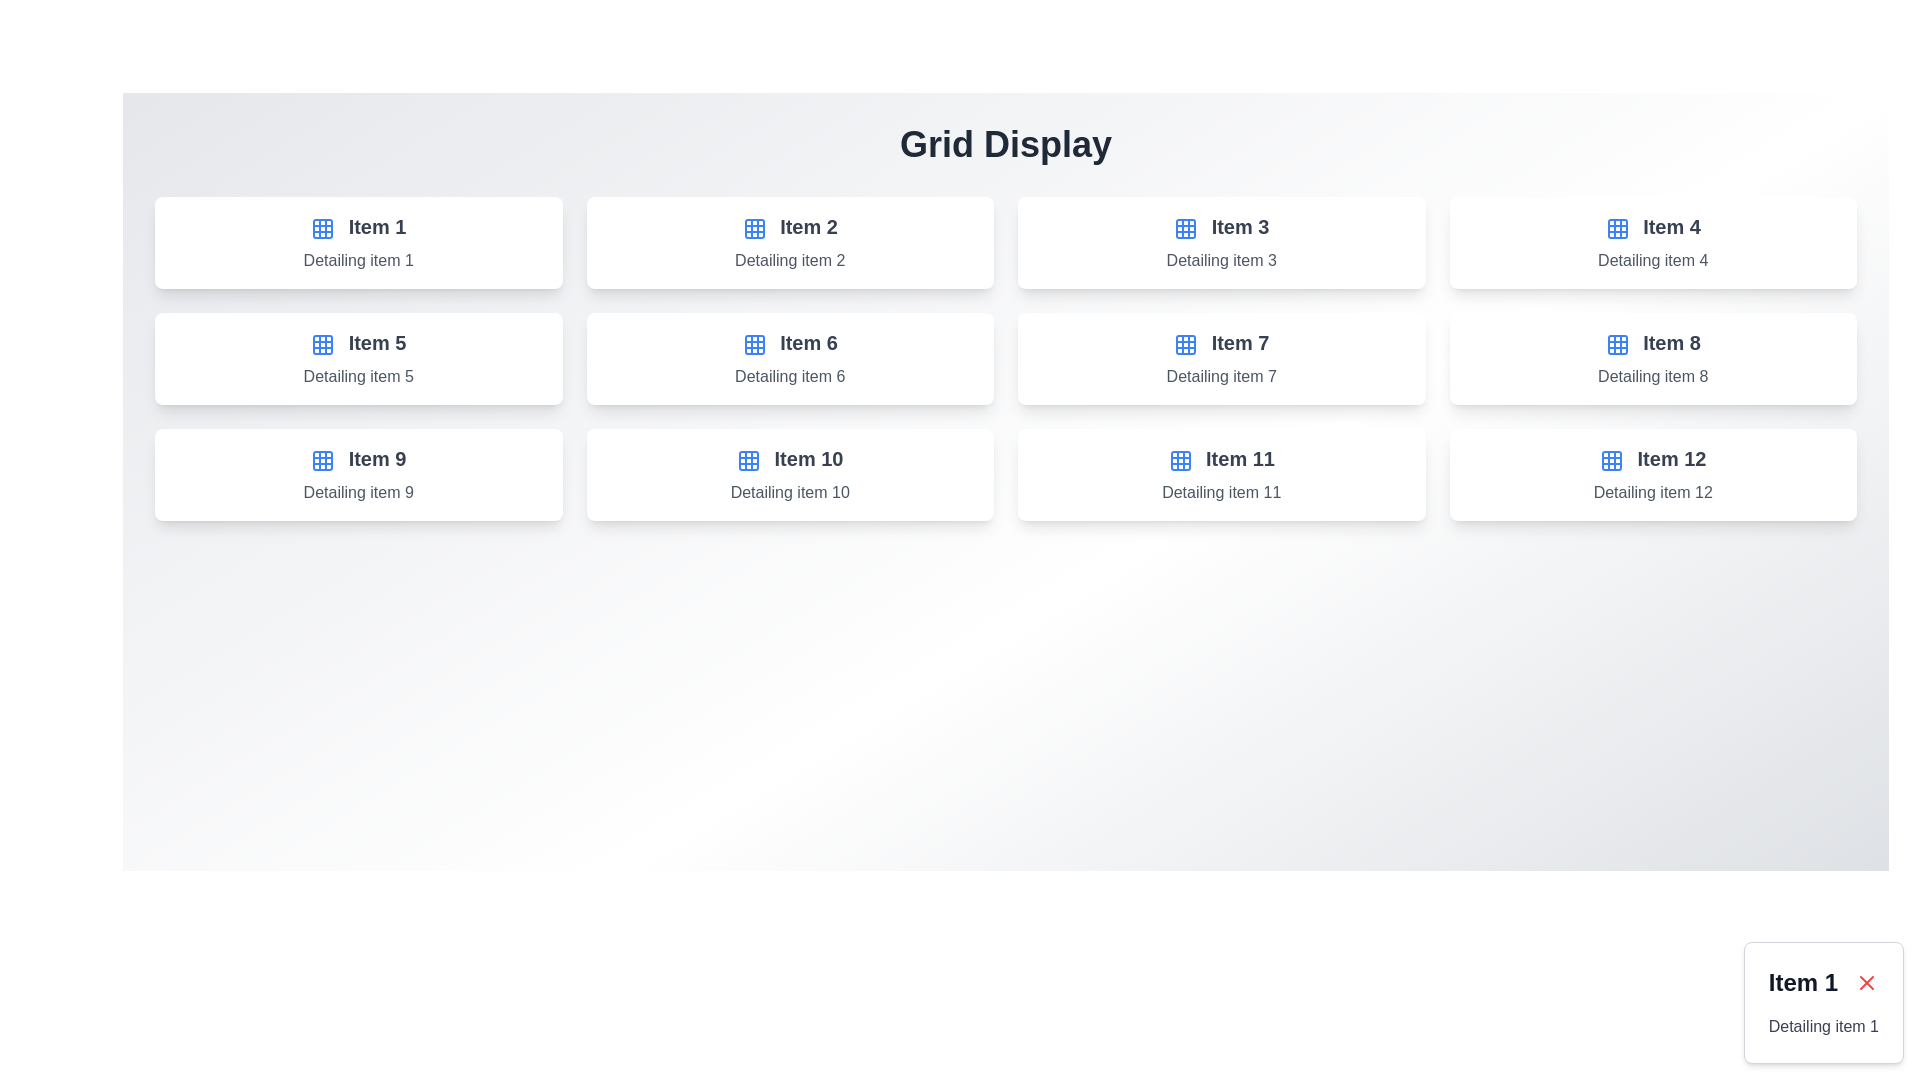 This screenshot has height=1080, width=1920. What do you see at coordinates (1180, 460) in the screenshot?
I see `the blue grid icon located directly preceding the text 'Item 11' in the bottom row of the grid layout` at bounding box center [1180, 460].